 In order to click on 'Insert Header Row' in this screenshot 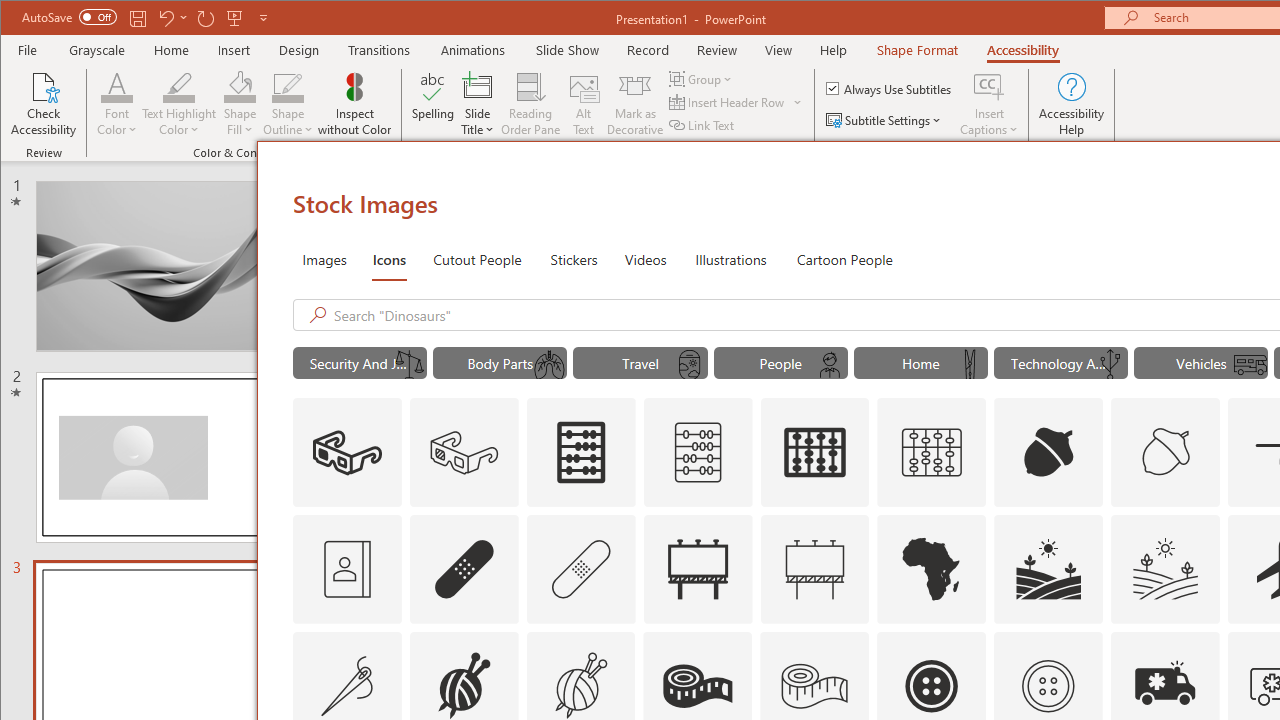, I will do `click(735, 102)`.